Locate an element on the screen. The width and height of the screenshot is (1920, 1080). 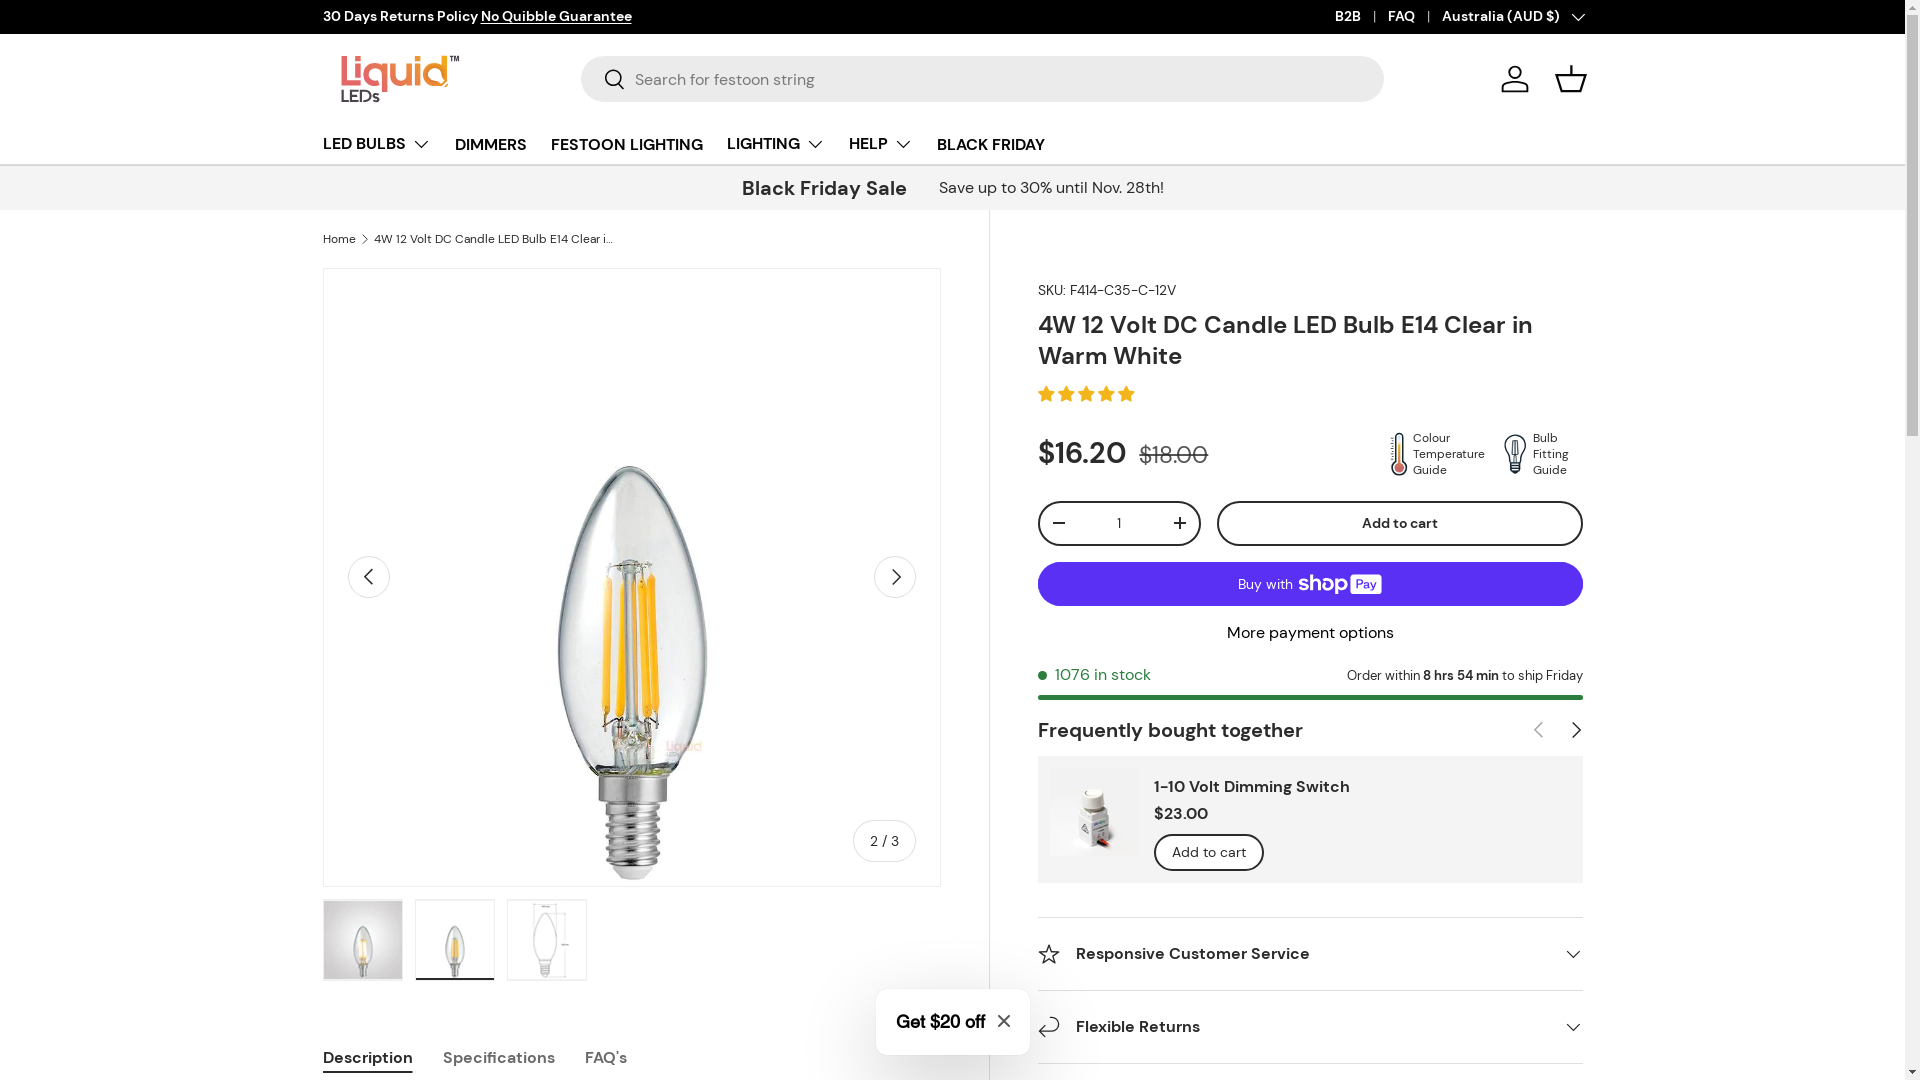
'More payment options' is located at coordinates (1310, 632).